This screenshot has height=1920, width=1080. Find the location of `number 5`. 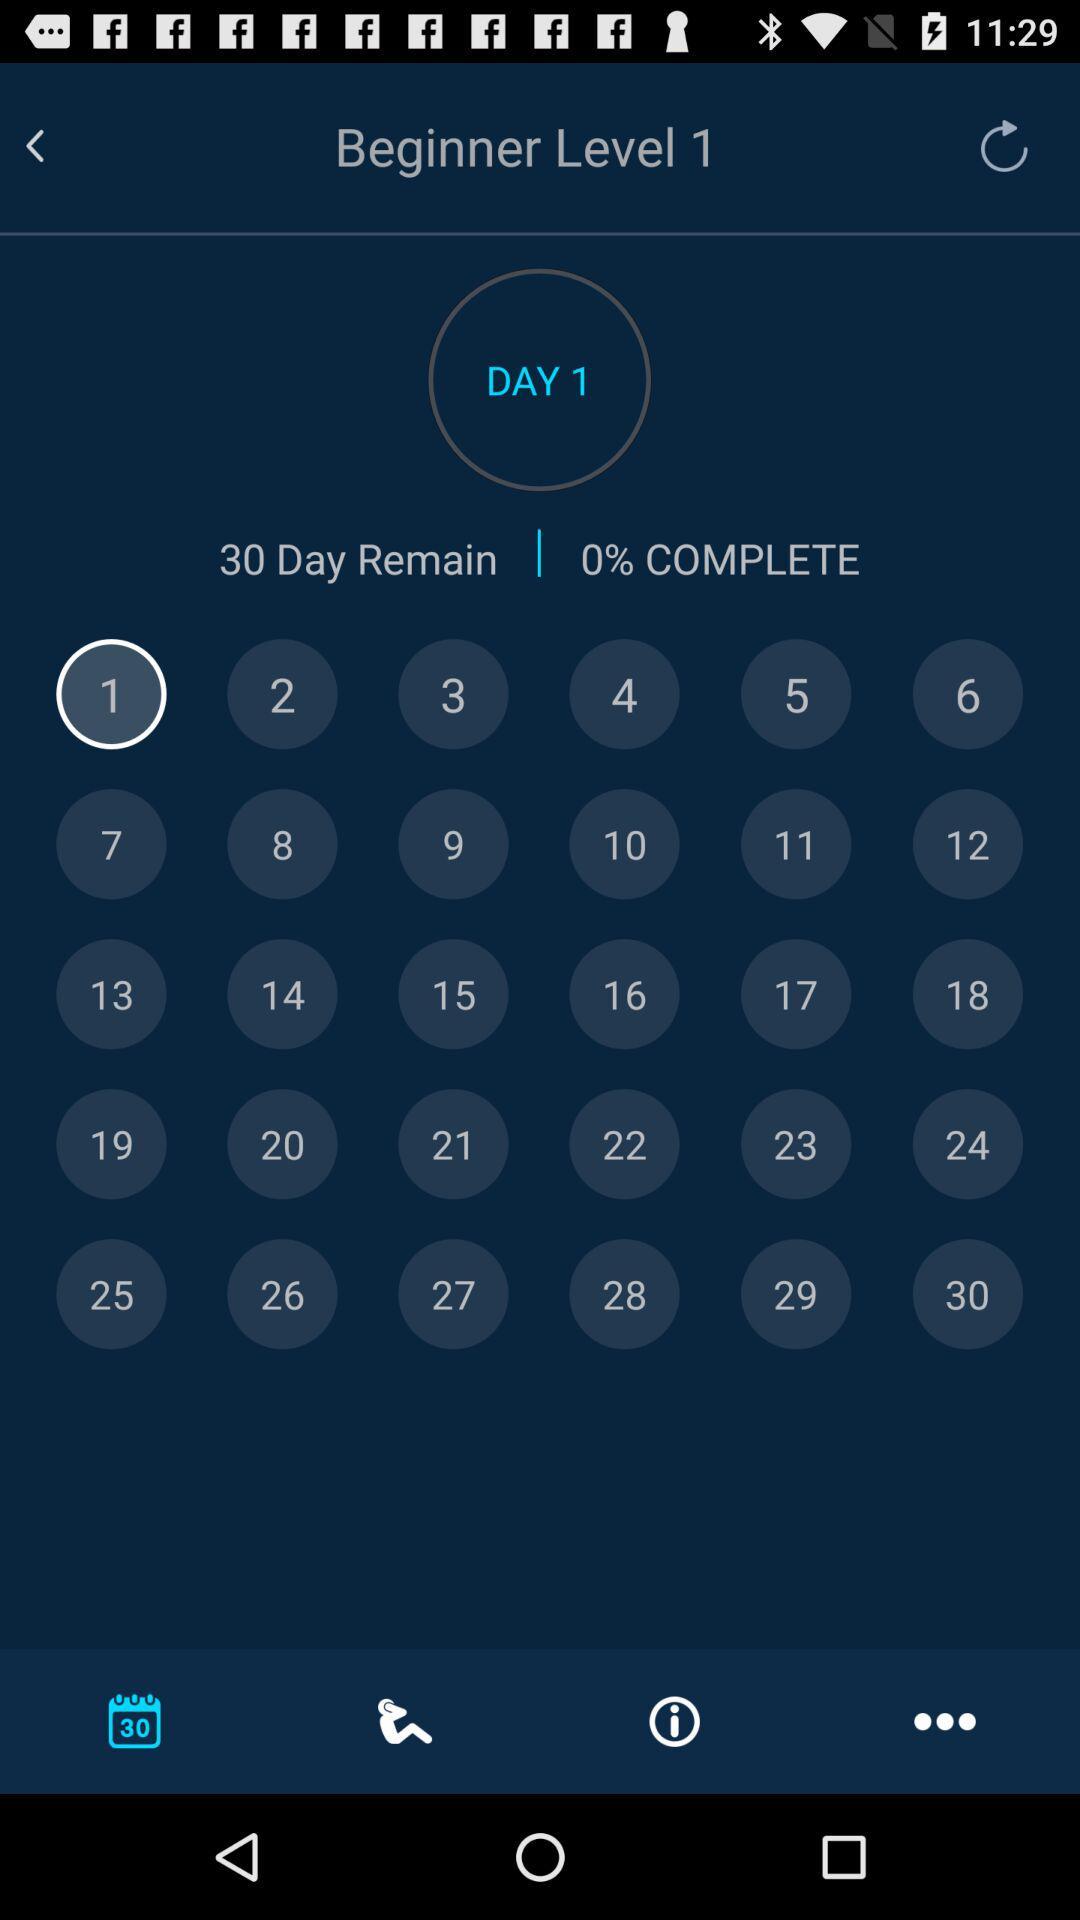

number 5 is located at coordinates (795, 694).